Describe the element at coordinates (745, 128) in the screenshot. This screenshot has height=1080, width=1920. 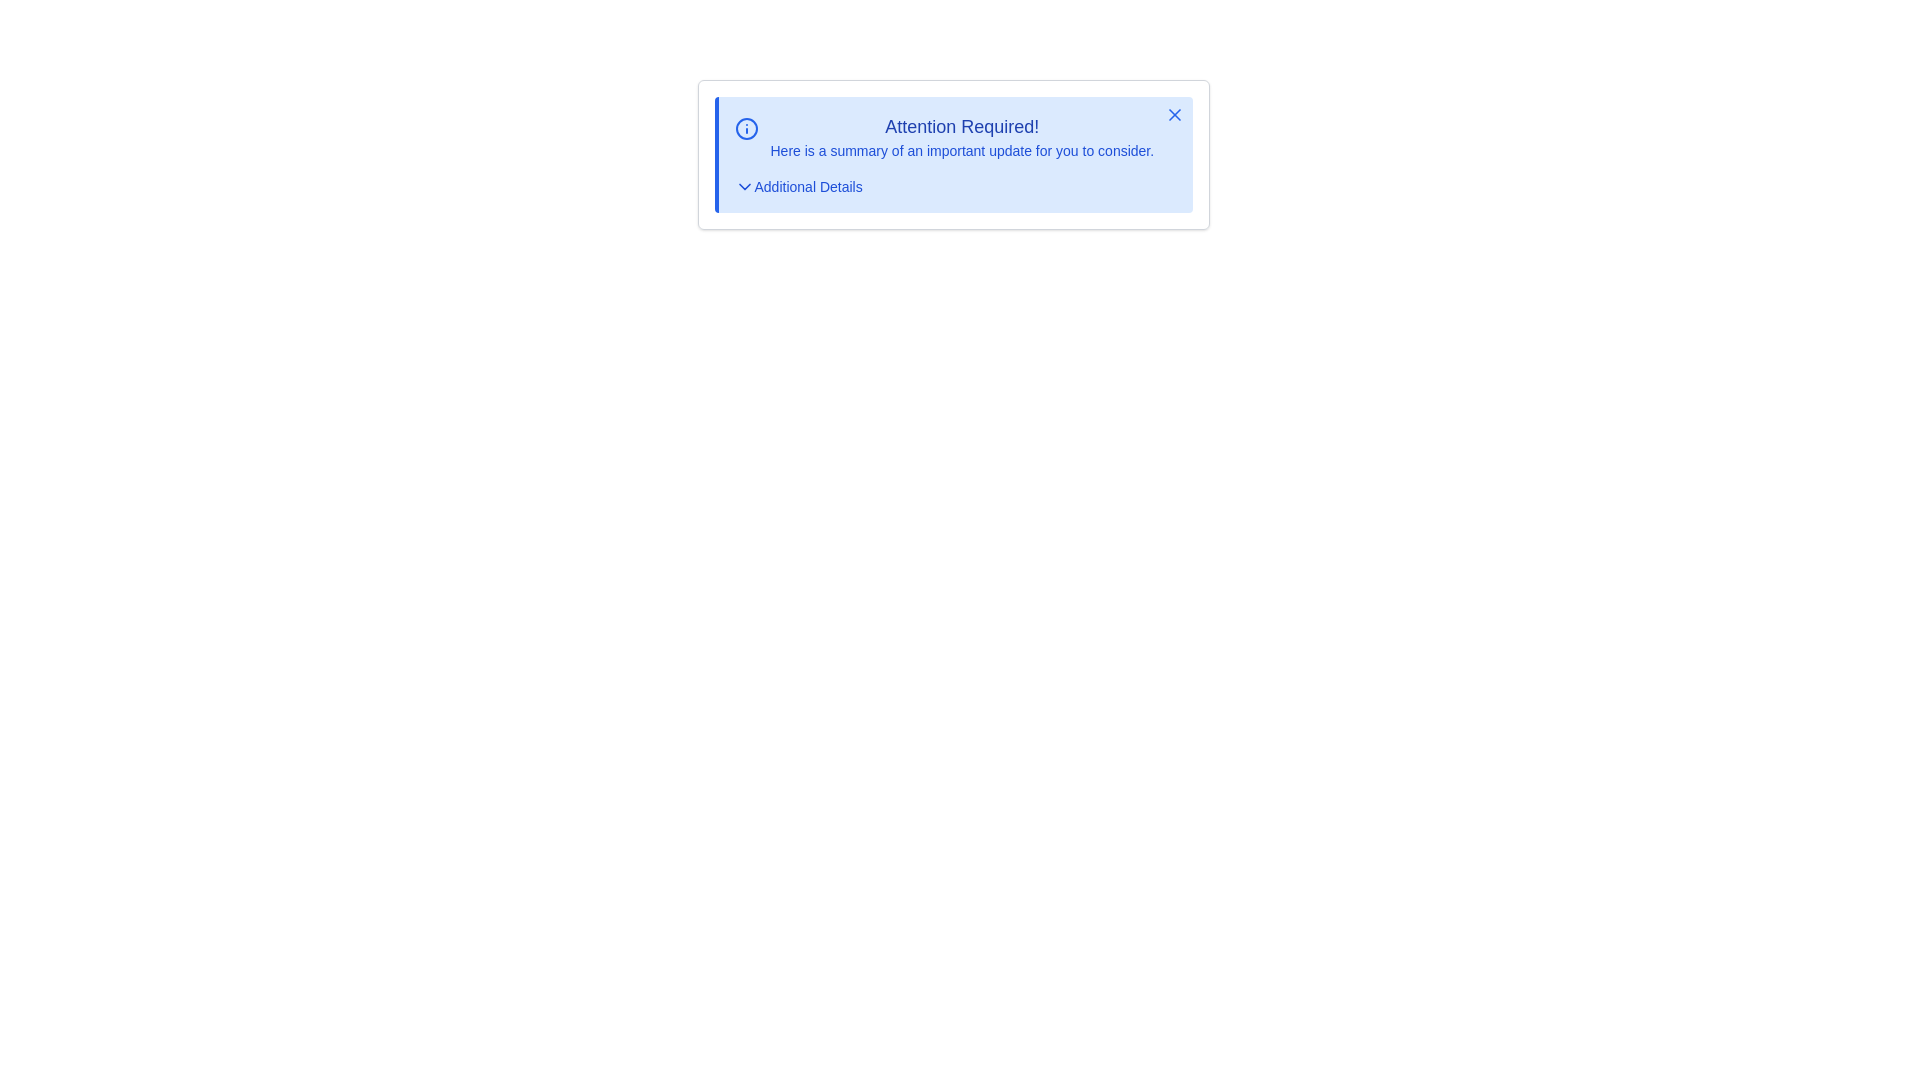
I see `the central circular part of the information icon located to the left of the 'Attention Required!' title in the notification card` at that location.